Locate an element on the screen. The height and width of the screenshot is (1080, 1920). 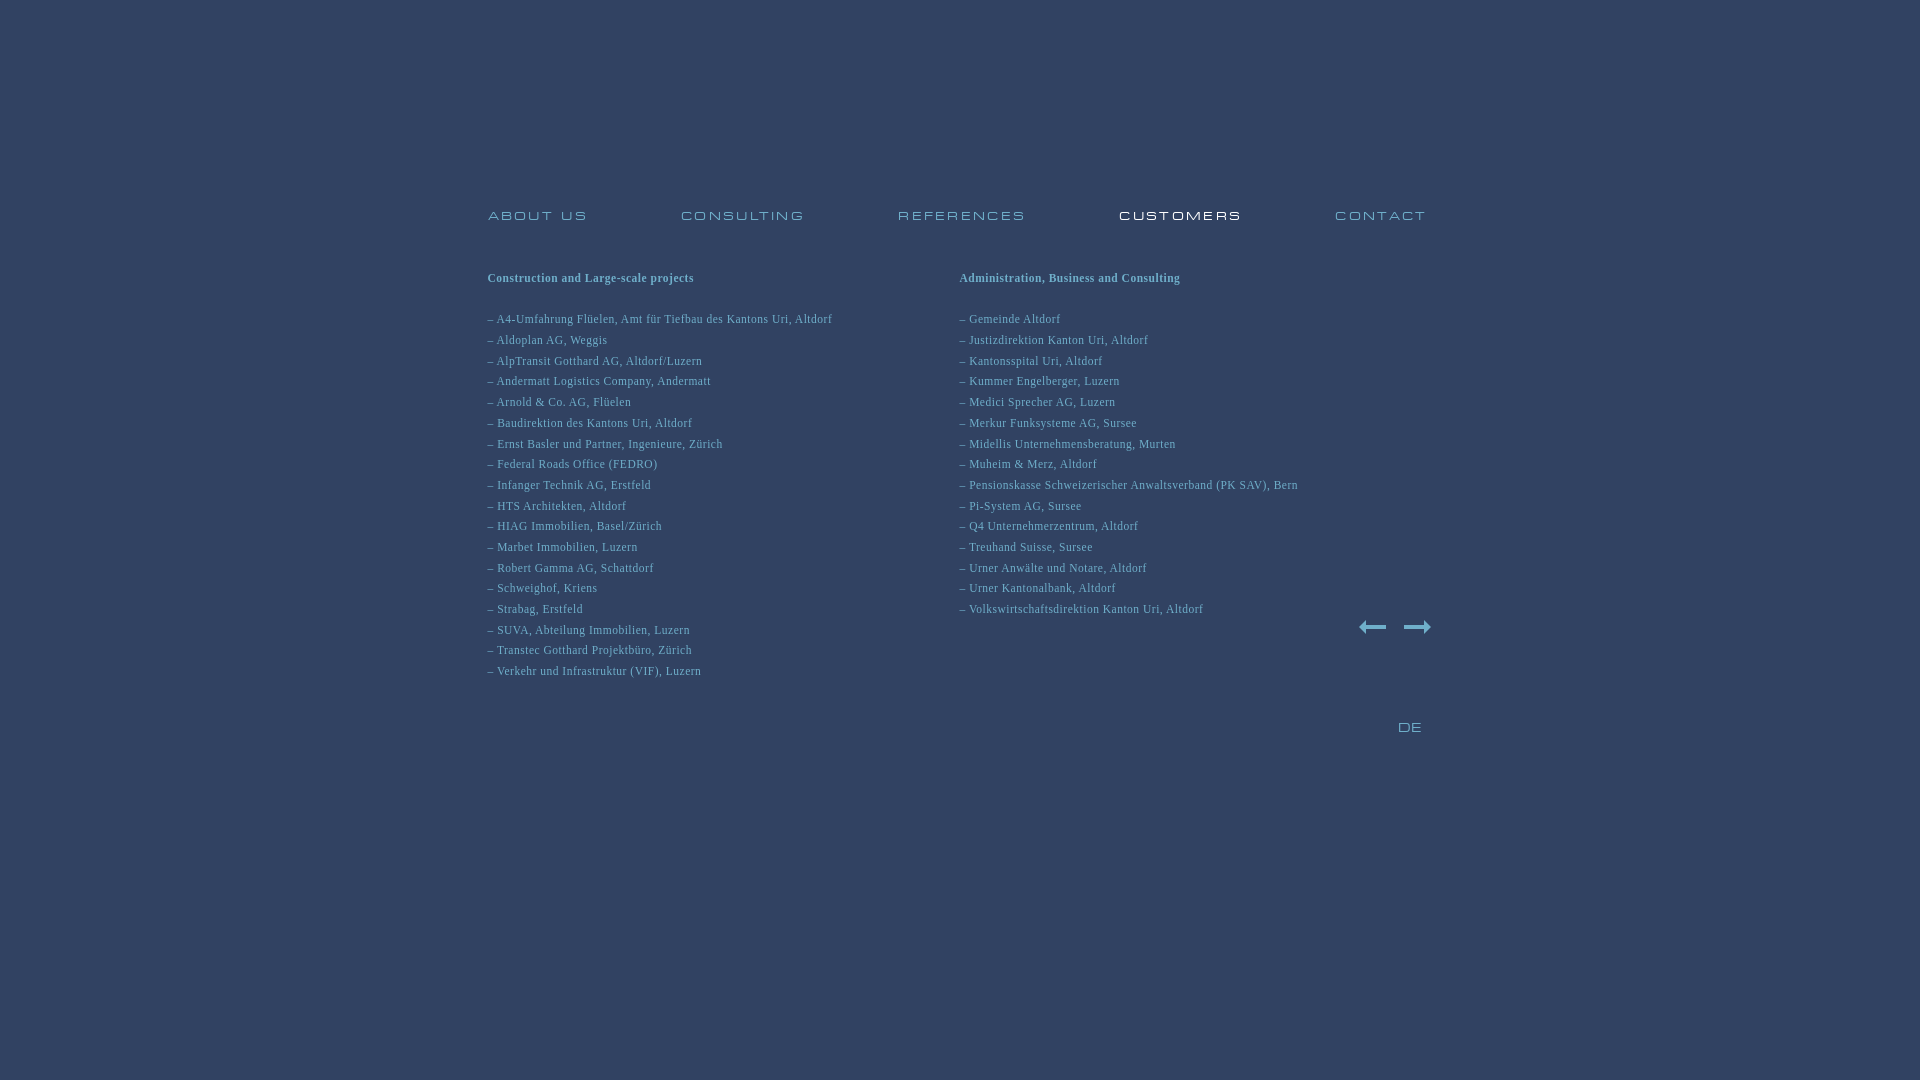
'DE' is located at coordinates (1396, 728).